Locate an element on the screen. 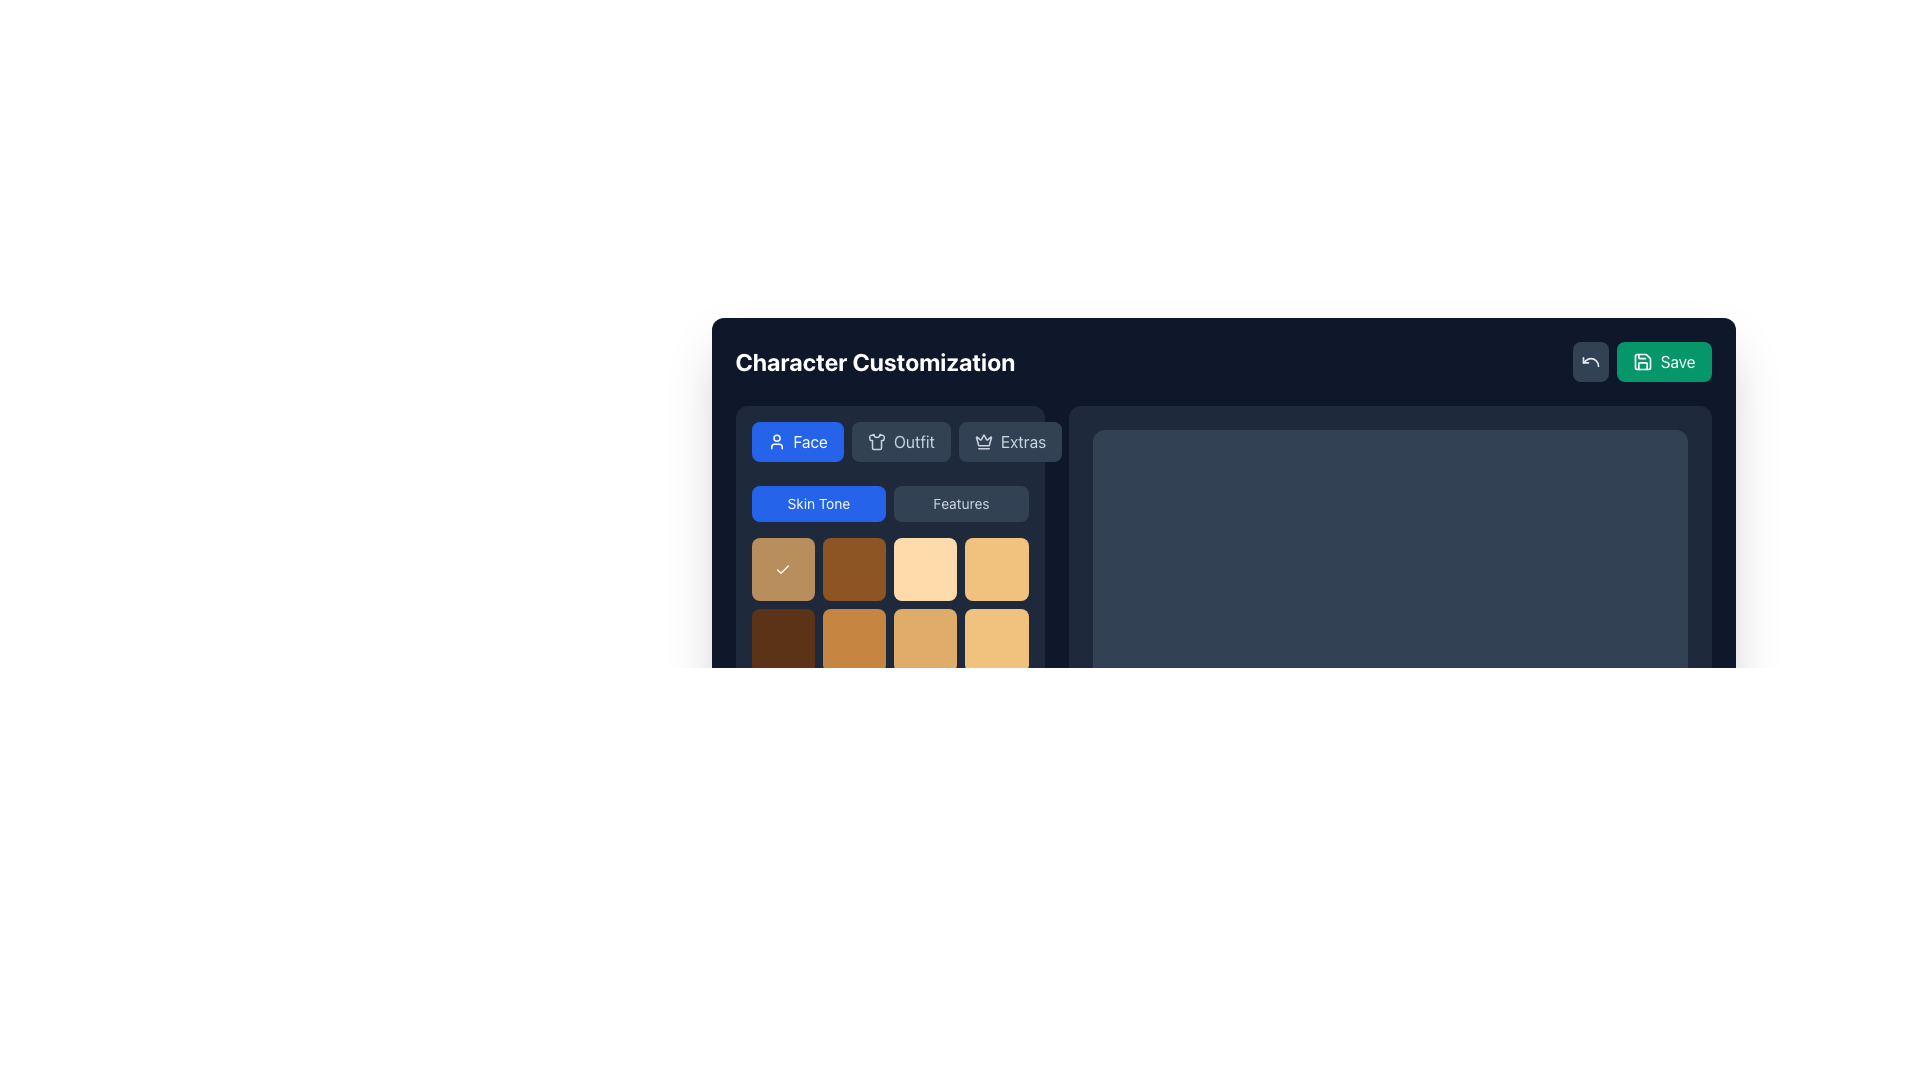 The width and height of the screenshot is (1920, 1080). the 'Skin Tone' button, which is a rectangular button with rounded corners and a blue background is located at coordinates (818, 503).